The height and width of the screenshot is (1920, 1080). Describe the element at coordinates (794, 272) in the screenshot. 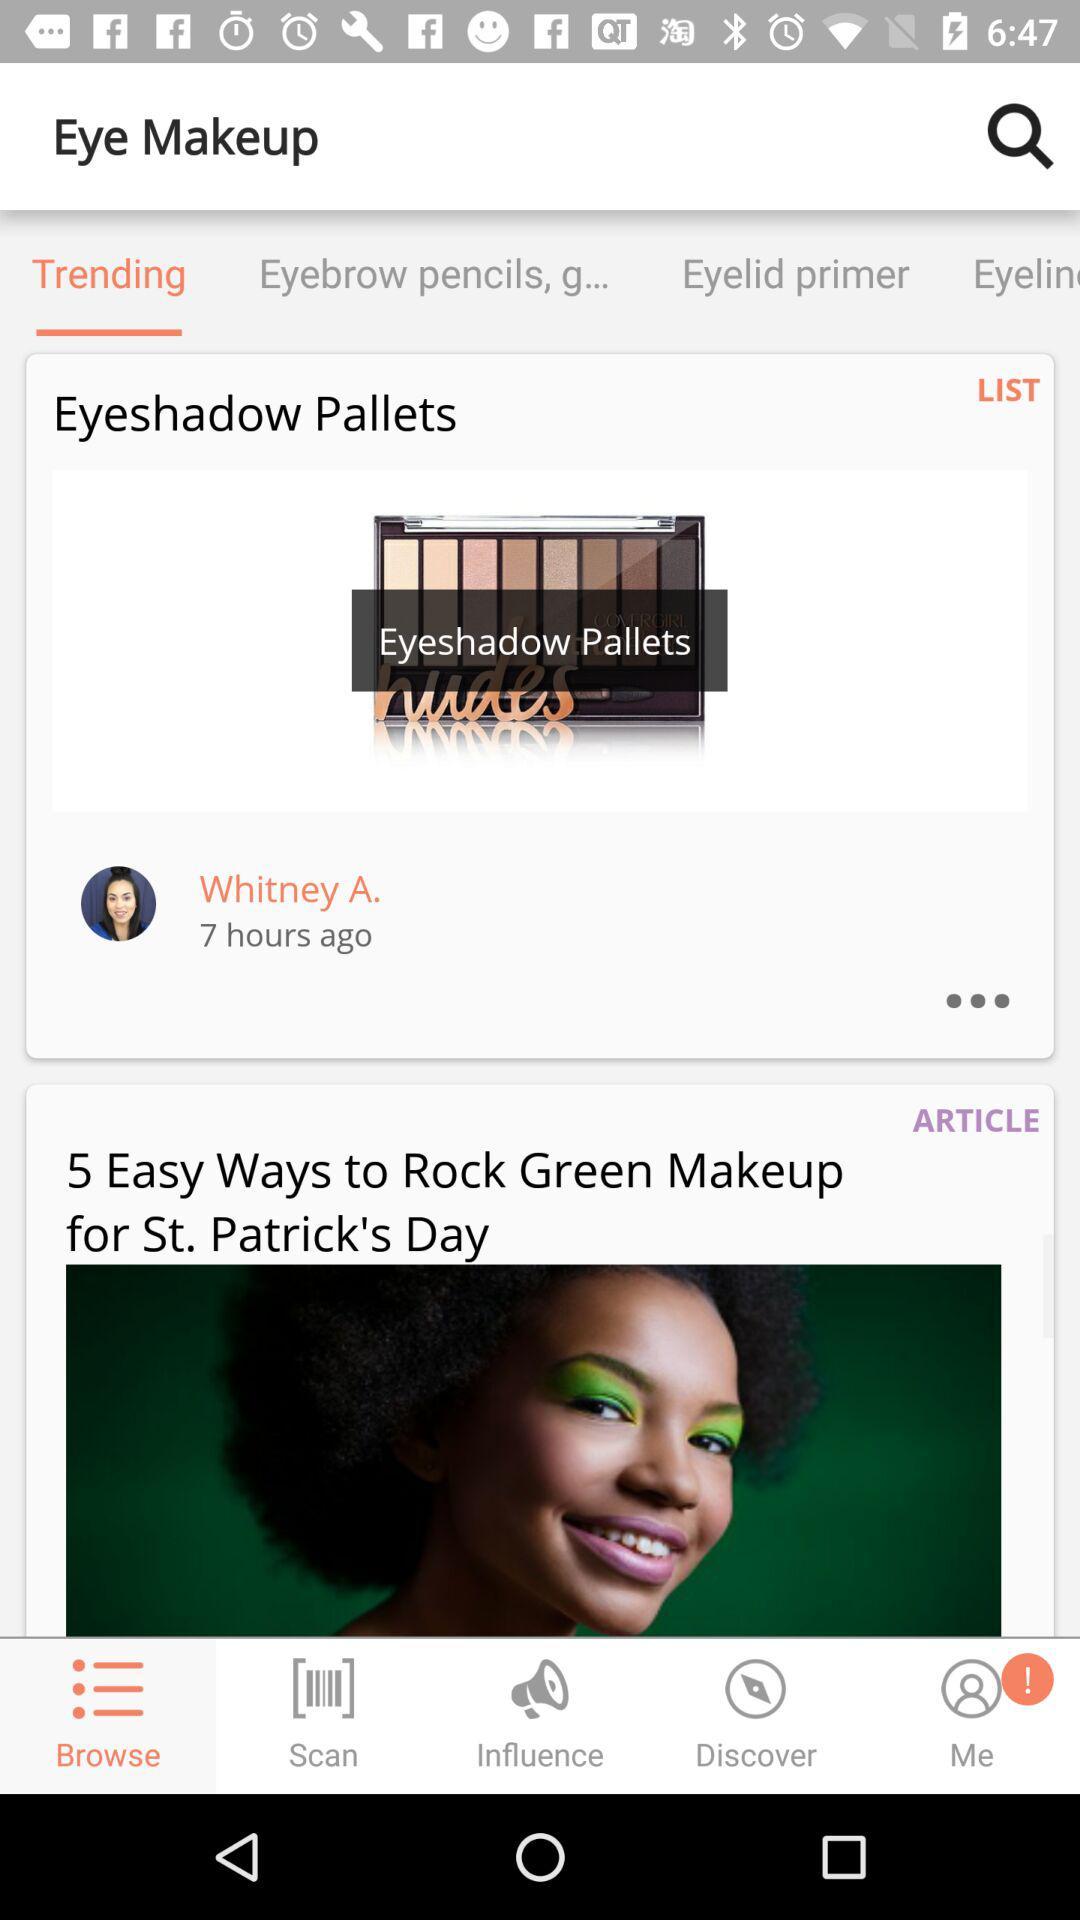

I see `eyelid primer icon` at that location.